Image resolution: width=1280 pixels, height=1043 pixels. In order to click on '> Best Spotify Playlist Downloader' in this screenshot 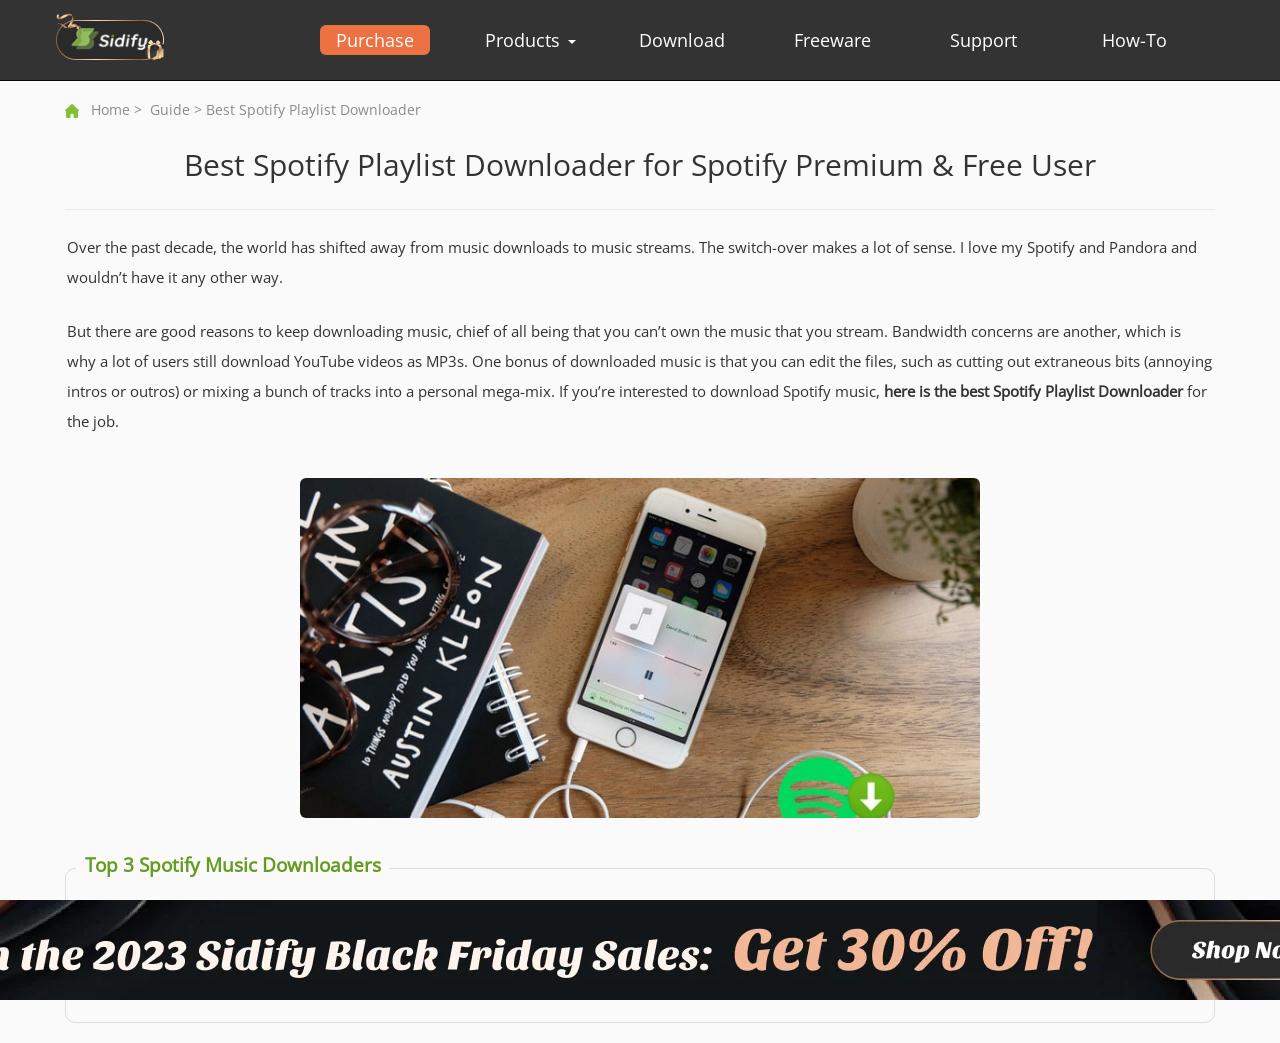, I will do `click(304, 109)`.